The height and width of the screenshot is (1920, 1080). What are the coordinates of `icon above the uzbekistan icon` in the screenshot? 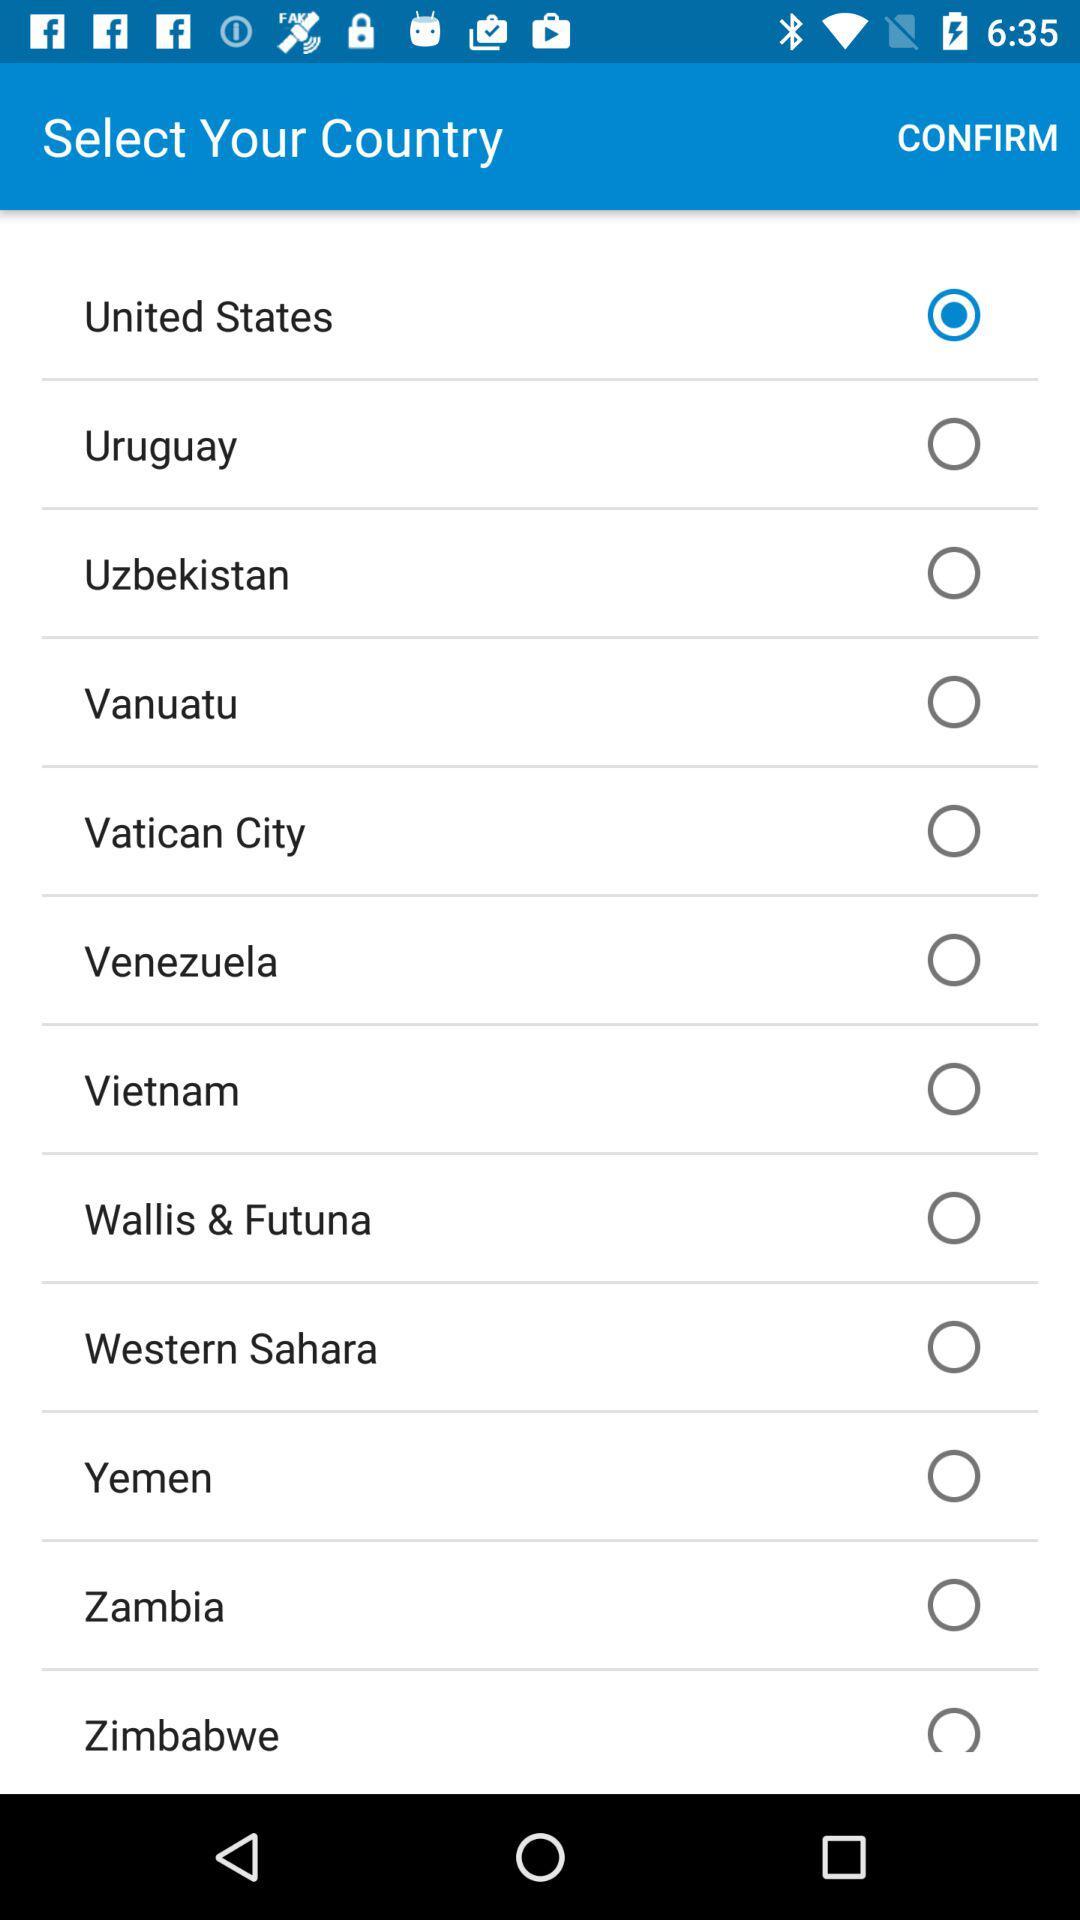 It's located at (540, 442).